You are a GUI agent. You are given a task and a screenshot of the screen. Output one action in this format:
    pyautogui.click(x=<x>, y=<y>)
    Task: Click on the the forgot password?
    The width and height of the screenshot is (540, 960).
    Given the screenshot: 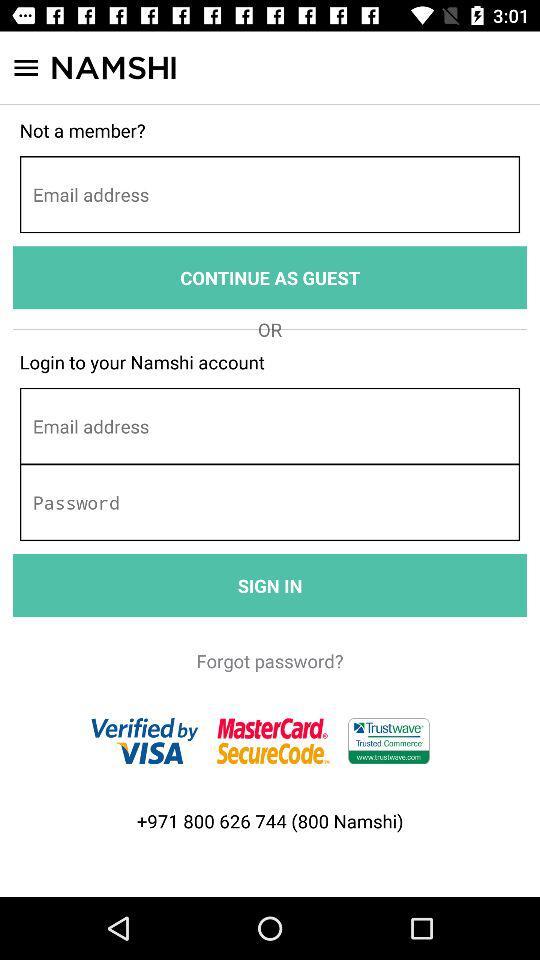 What is the action you would take?
    pyautogui.click(x=270, y=661)
    